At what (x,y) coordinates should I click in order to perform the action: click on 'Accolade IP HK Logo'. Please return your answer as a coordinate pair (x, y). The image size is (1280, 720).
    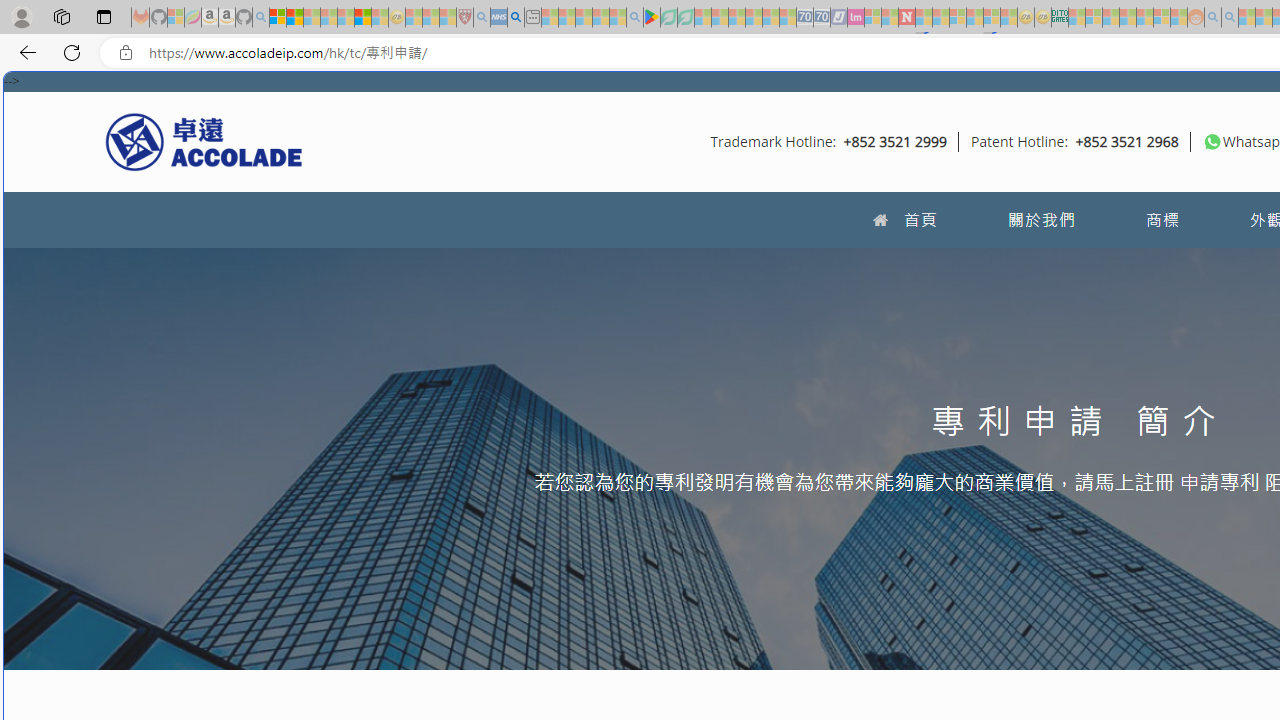
    Looking at the image, I should click on (204, 140).